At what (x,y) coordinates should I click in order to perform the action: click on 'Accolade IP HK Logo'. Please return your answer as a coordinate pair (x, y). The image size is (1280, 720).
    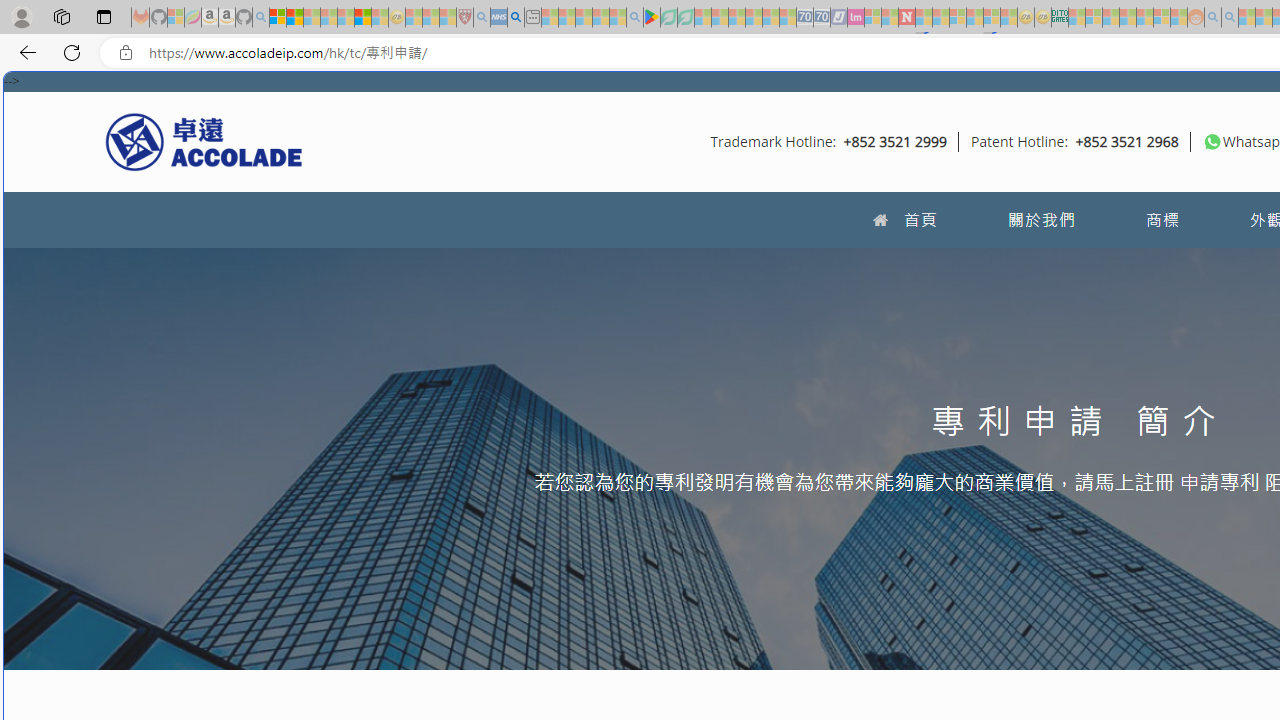
    Looking at the image, I should click on (204, 140).